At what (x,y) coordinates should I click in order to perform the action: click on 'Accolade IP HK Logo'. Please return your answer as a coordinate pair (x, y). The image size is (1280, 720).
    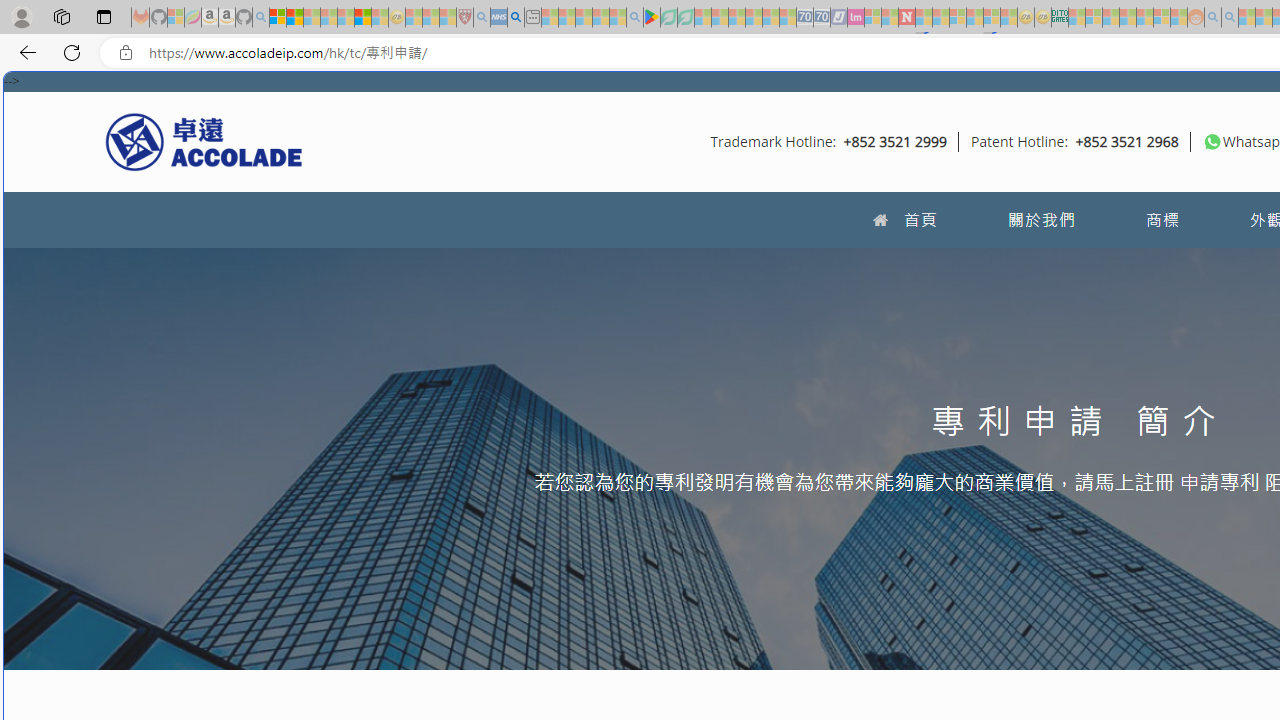
    Looking at the image, I should click on (204, 140).